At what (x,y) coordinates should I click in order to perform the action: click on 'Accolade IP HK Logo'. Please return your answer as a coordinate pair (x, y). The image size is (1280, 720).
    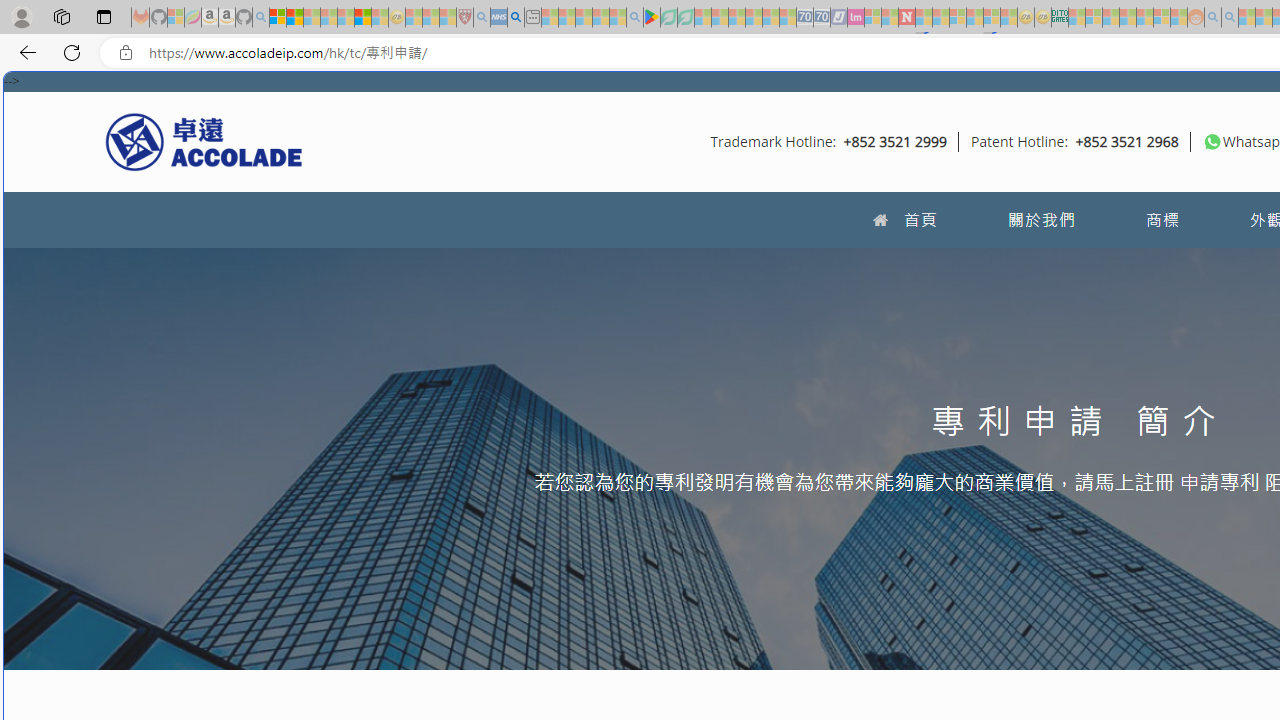
    Looking at the image, I should click on (204, 140).